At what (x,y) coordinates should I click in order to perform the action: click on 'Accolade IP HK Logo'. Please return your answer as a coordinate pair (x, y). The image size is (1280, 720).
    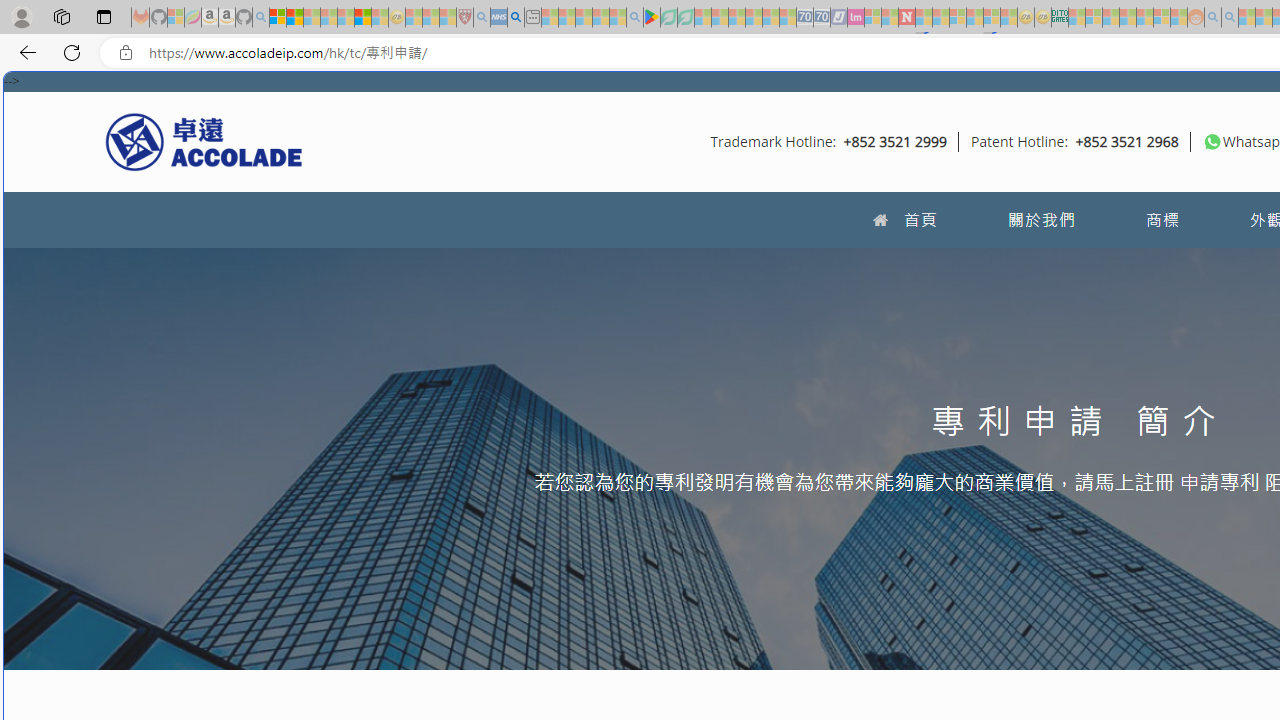
    Looking at the image, I should click on (204, 140).